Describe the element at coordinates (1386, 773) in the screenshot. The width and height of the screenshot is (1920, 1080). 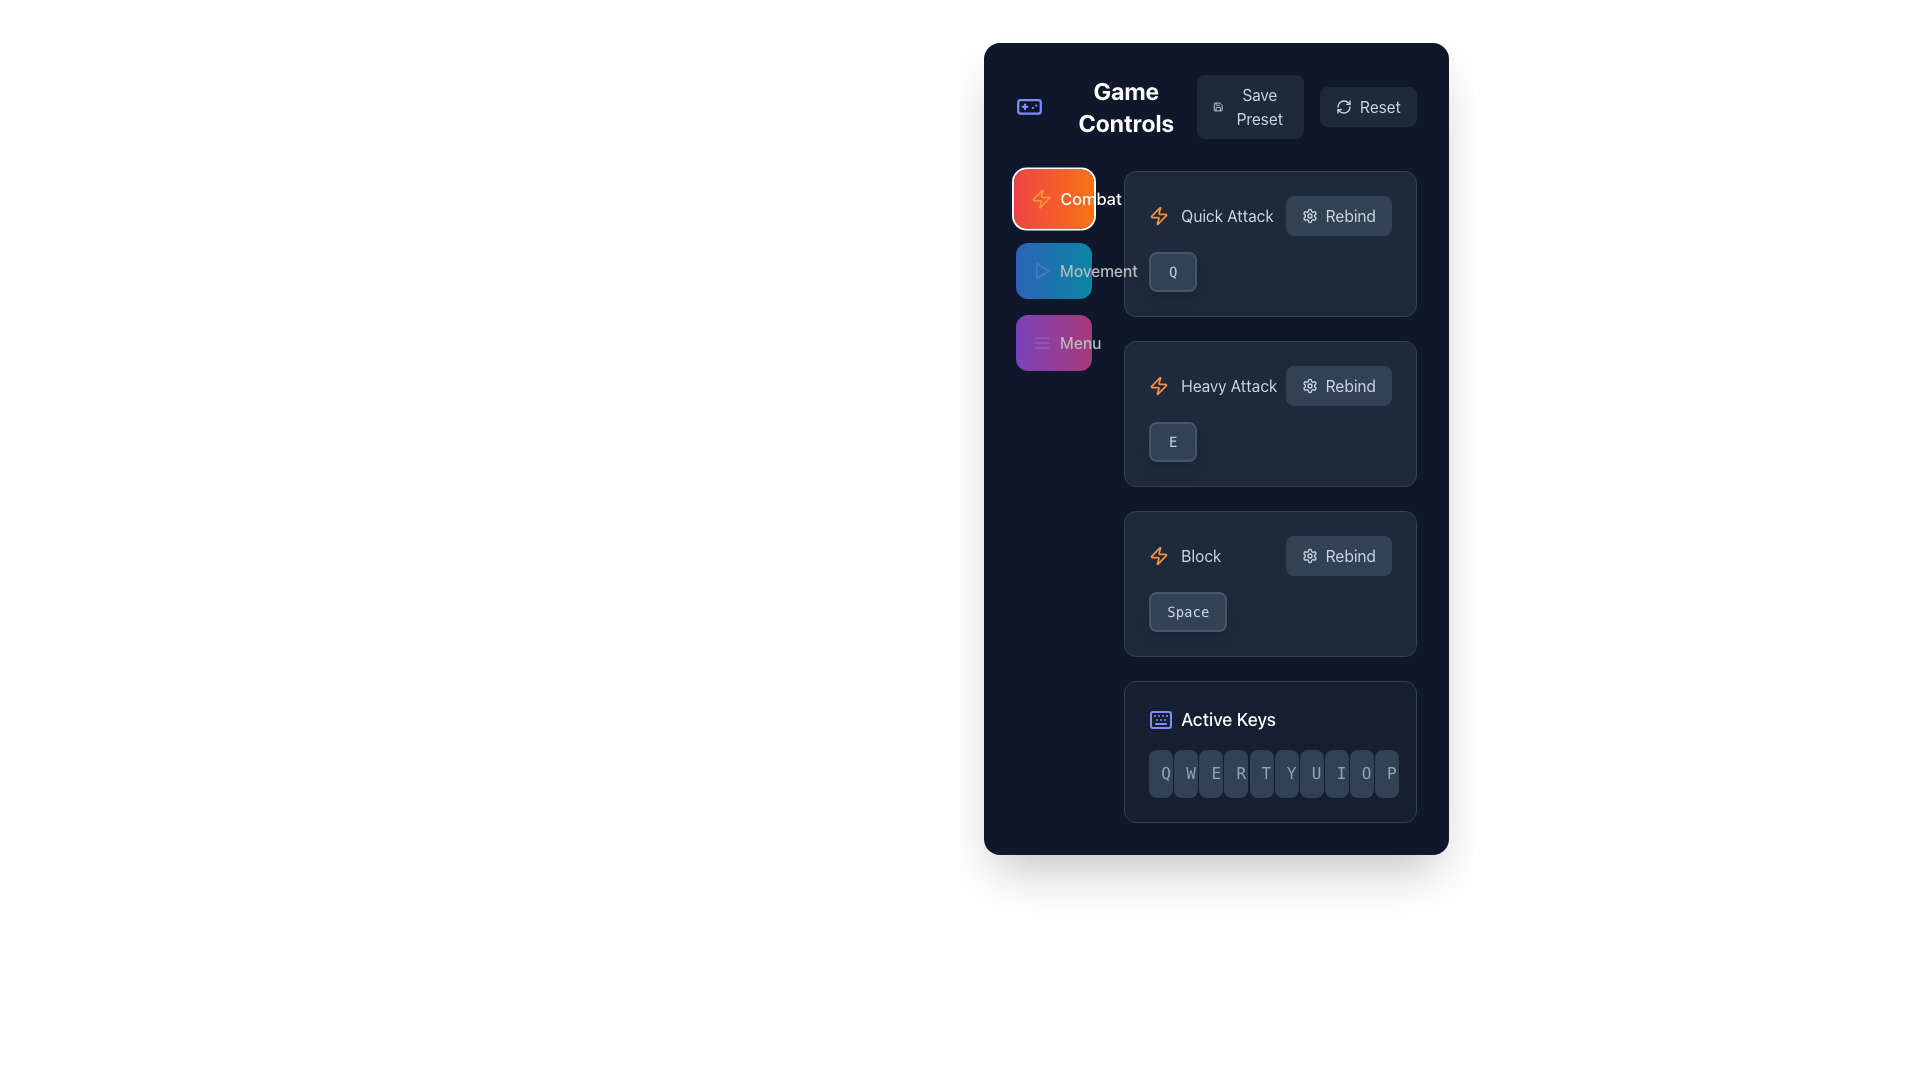
I see `the 'P' key in the active keys display, which is the last key in the row of 'QWERTYUIOP' at the bottom of the interface` at that location.